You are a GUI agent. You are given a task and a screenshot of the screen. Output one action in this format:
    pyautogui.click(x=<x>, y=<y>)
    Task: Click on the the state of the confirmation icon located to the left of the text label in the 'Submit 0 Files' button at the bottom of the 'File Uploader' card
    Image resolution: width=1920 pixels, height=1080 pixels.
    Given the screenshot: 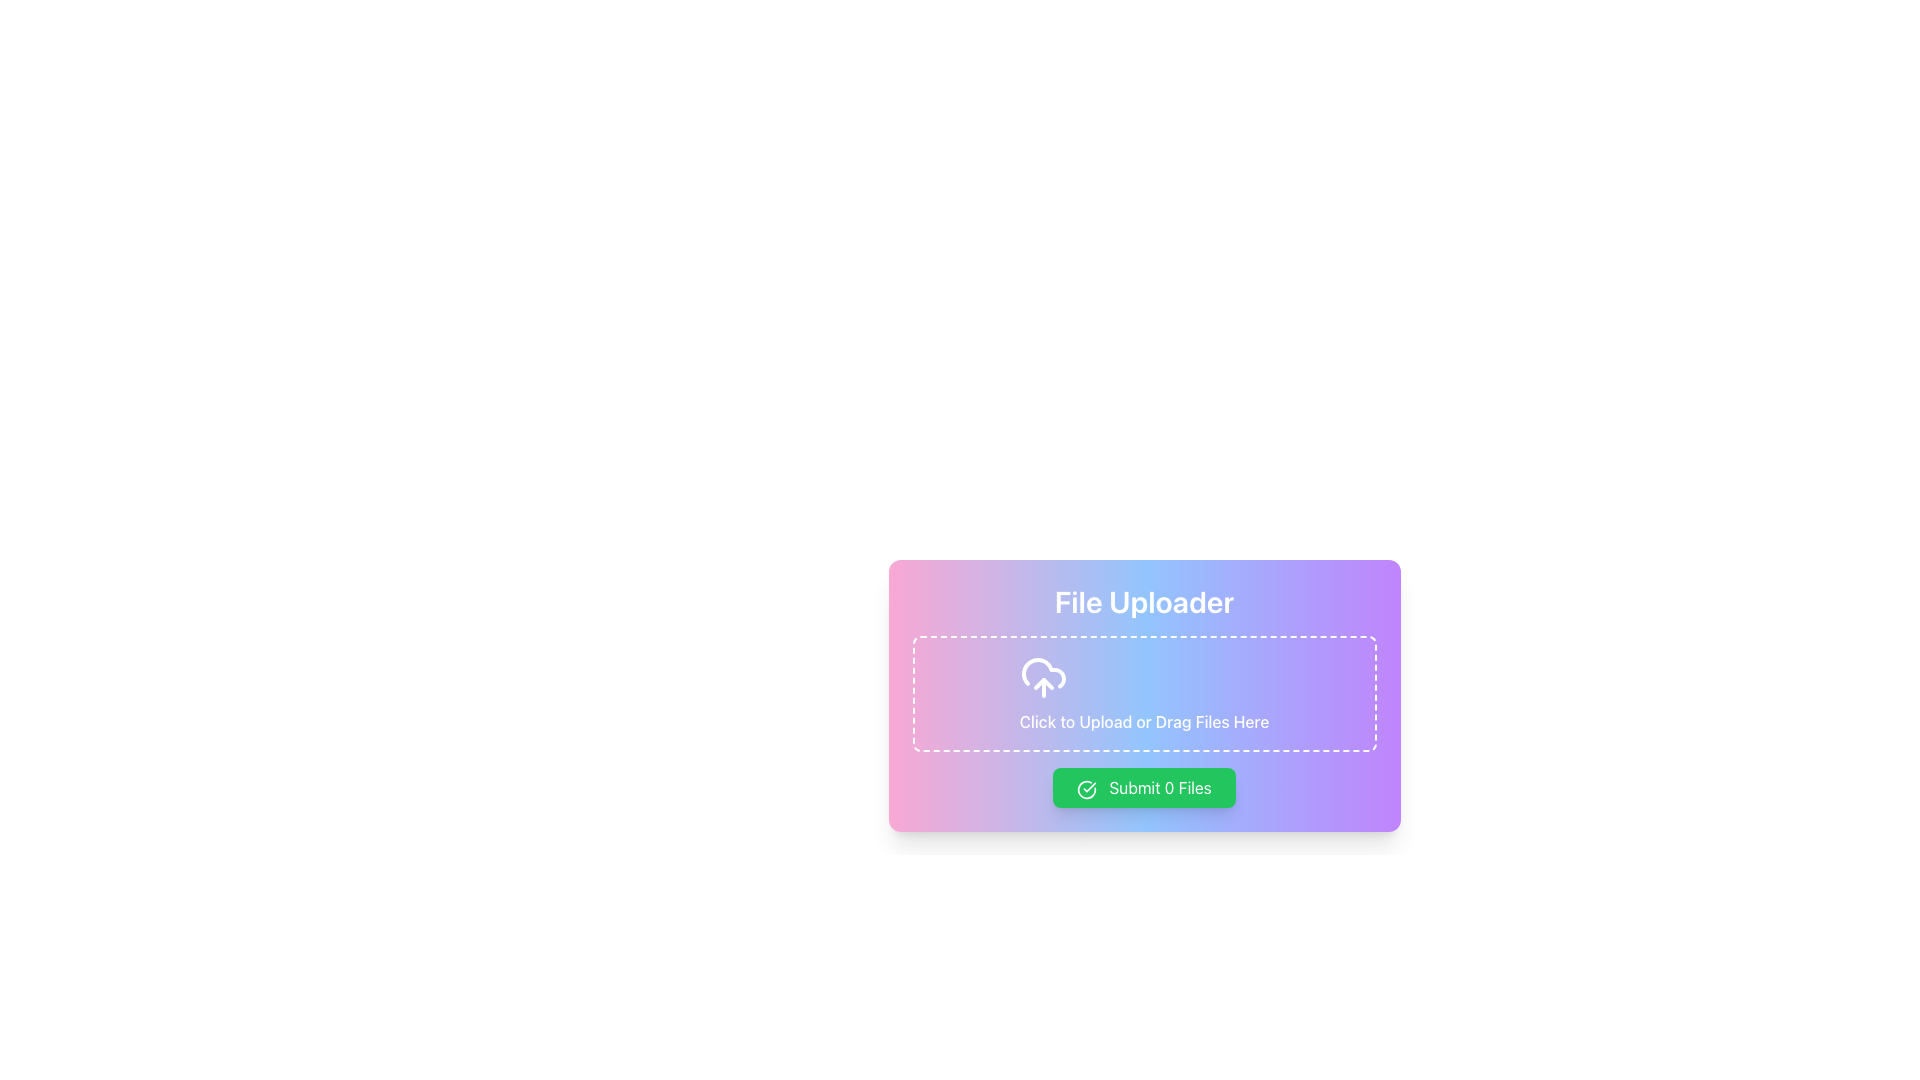 What is the action you would take?
    pyautogui.click(x=1086, y=788)
    